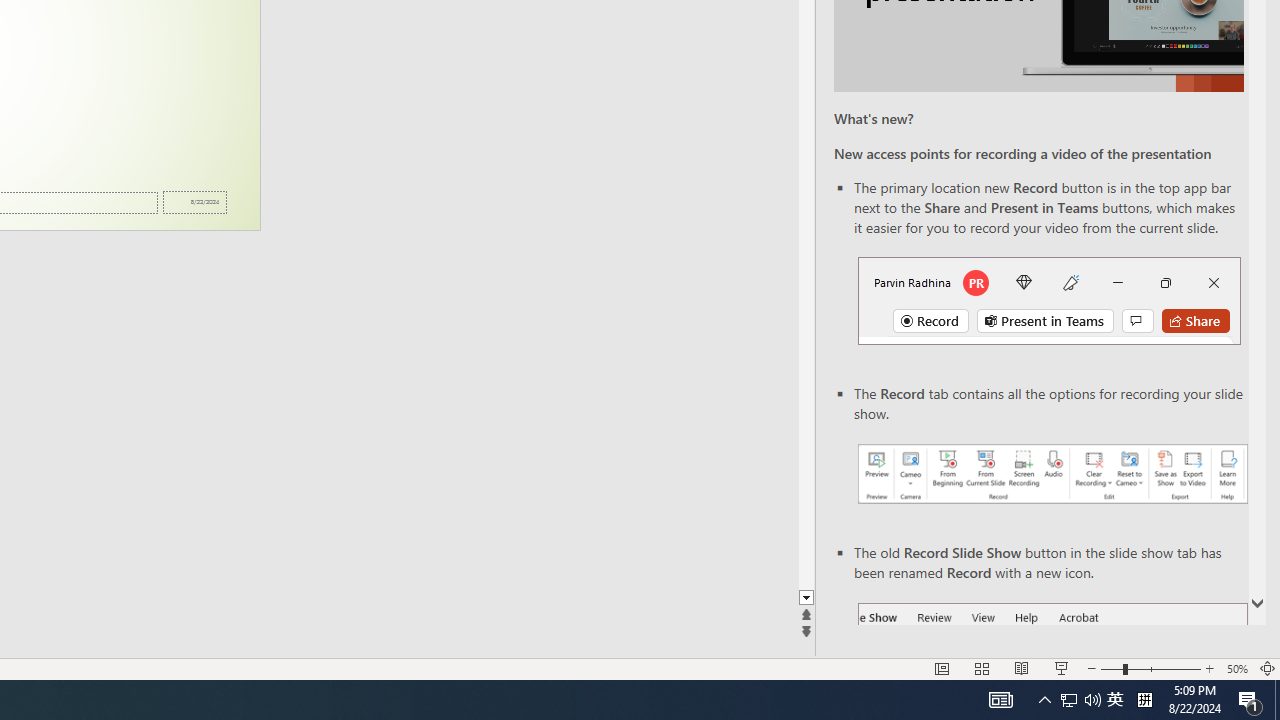 The height and width of the screenshot is (720, 1280). Describe the element at coordinates (1110, 669) in the screenshot. I see `'Zoom Out'` at that location.